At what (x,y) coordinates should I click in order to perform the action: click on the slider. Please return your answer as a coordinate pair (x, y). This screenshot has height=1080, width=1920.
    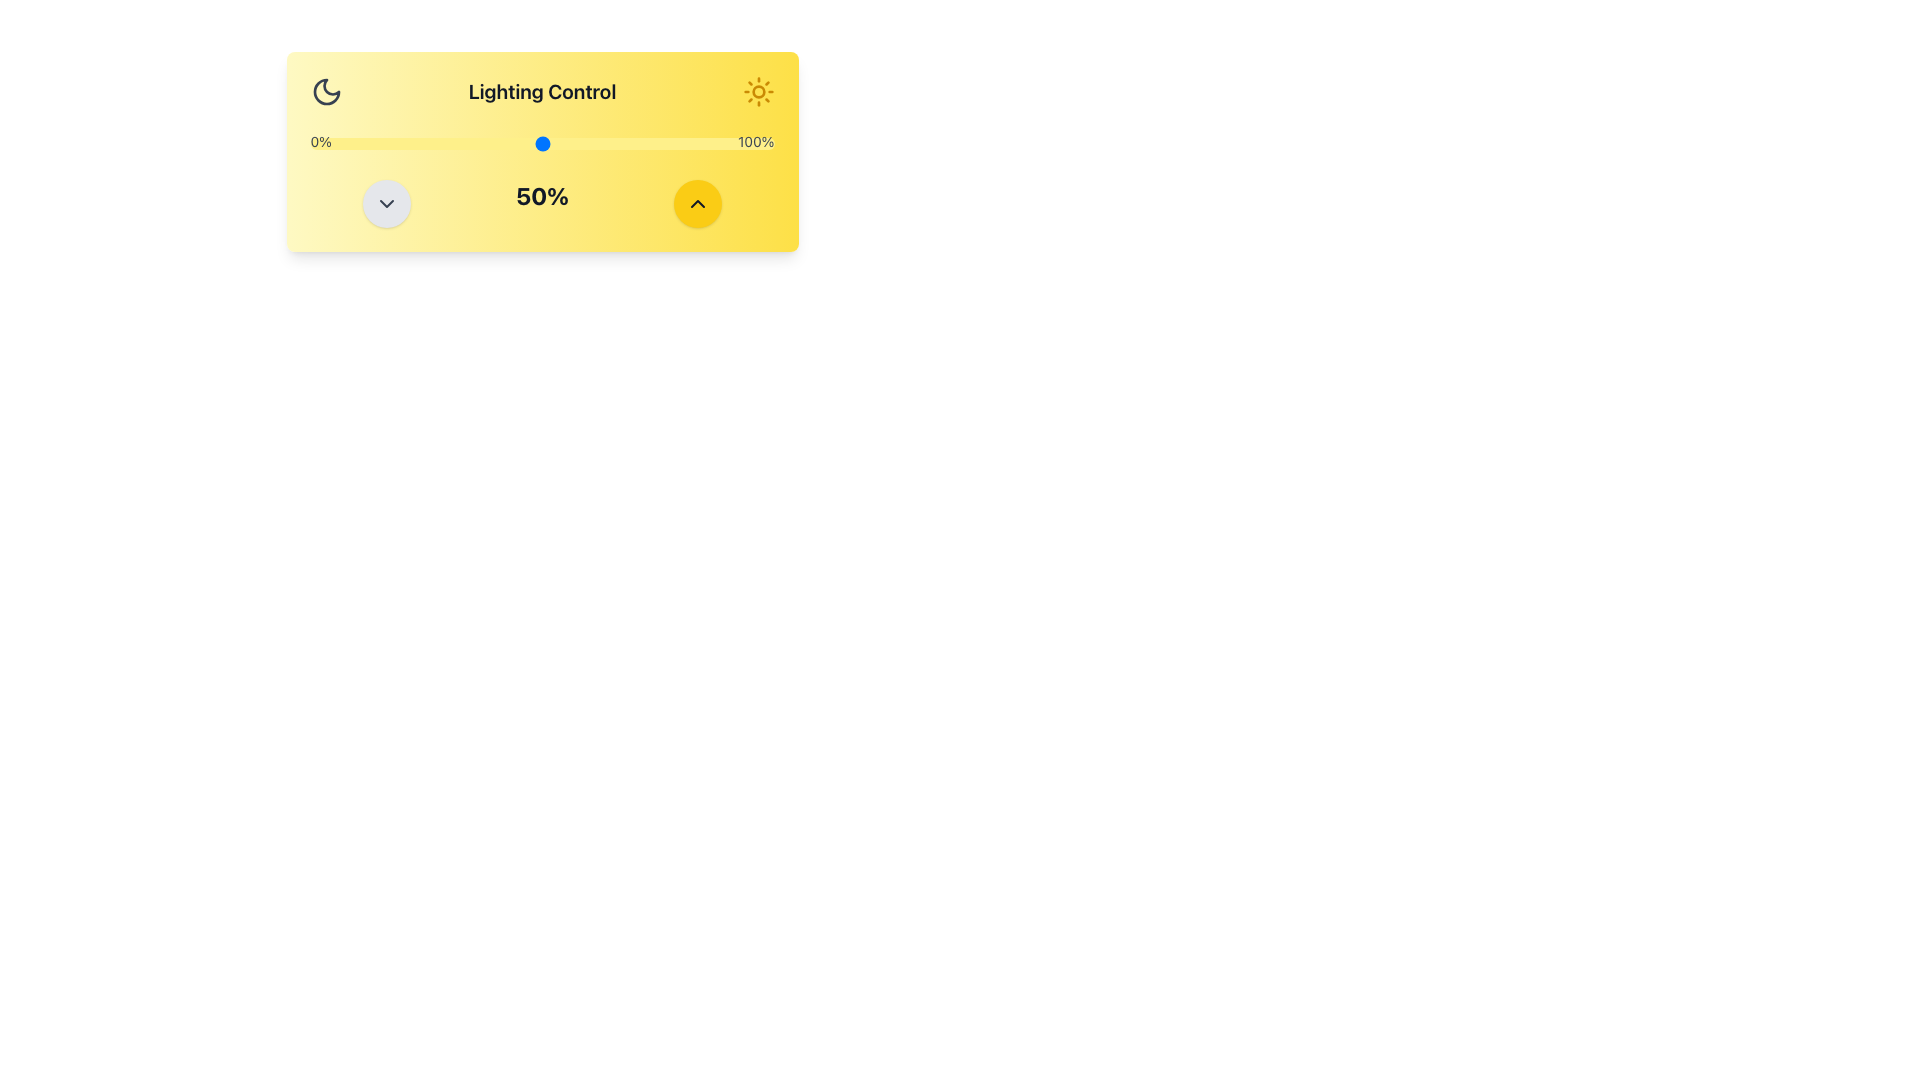
    Looking at the image, I should click on (434, 142).